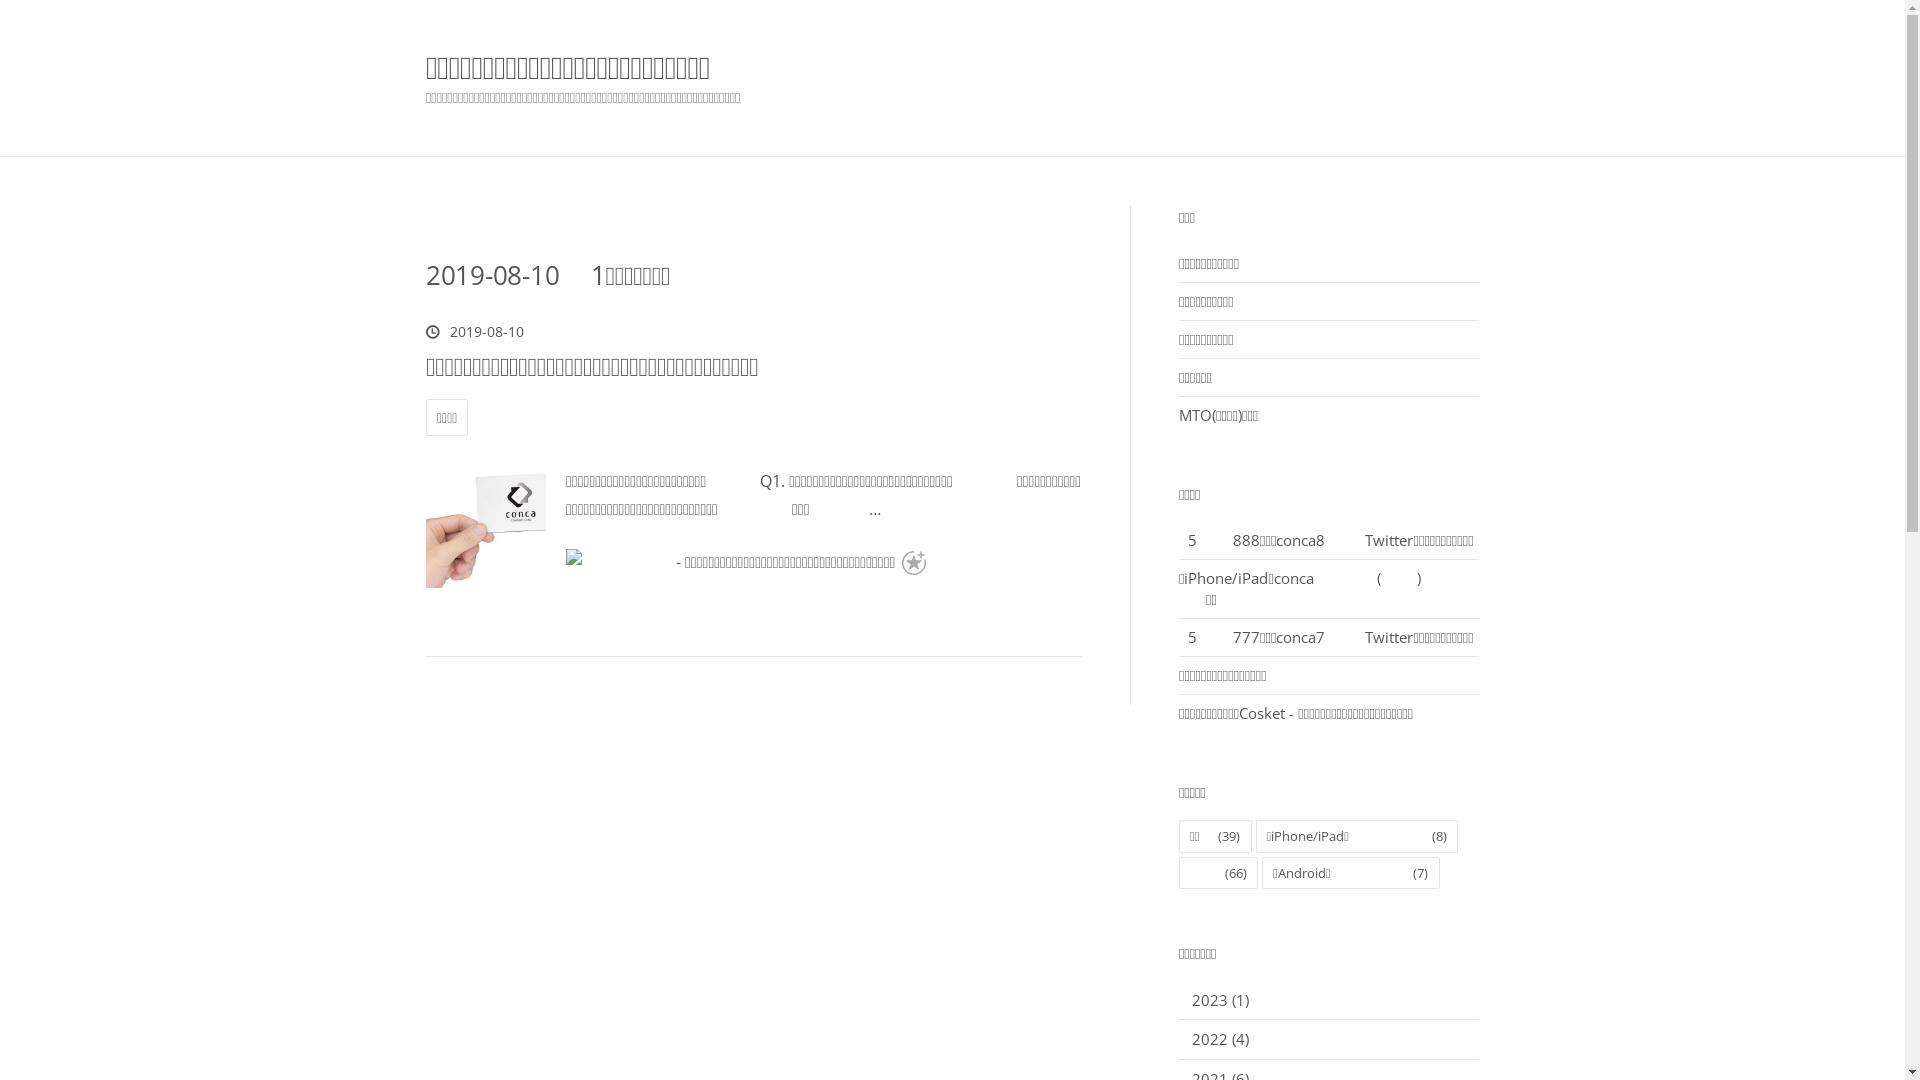  I want to click on '2019-08-10', so click(474, 330).